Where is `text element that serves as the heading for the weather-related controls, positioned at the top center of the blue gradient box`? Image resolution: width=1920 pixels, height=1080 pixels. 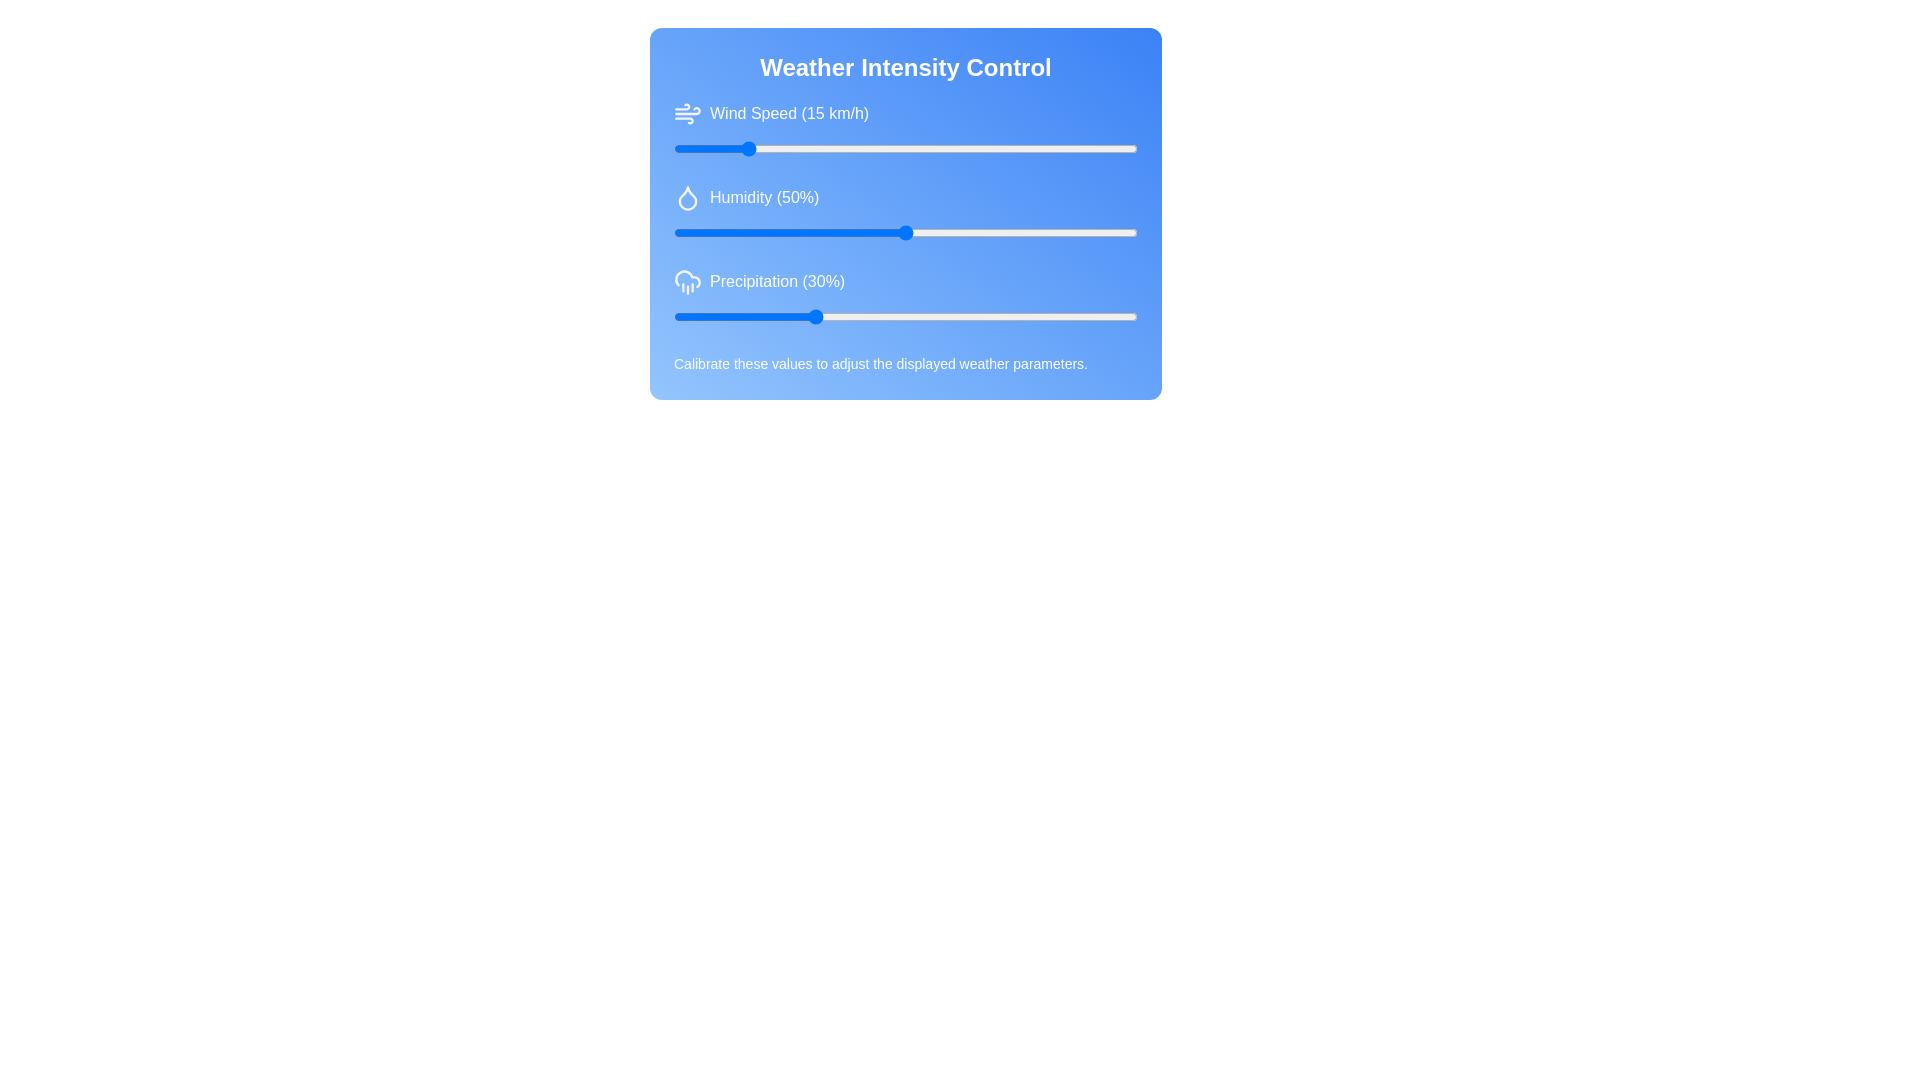 text element that serves as the heading for the weather-related controls, positioned at the top center of the blue gradient box is located at coordinates (905, 67).